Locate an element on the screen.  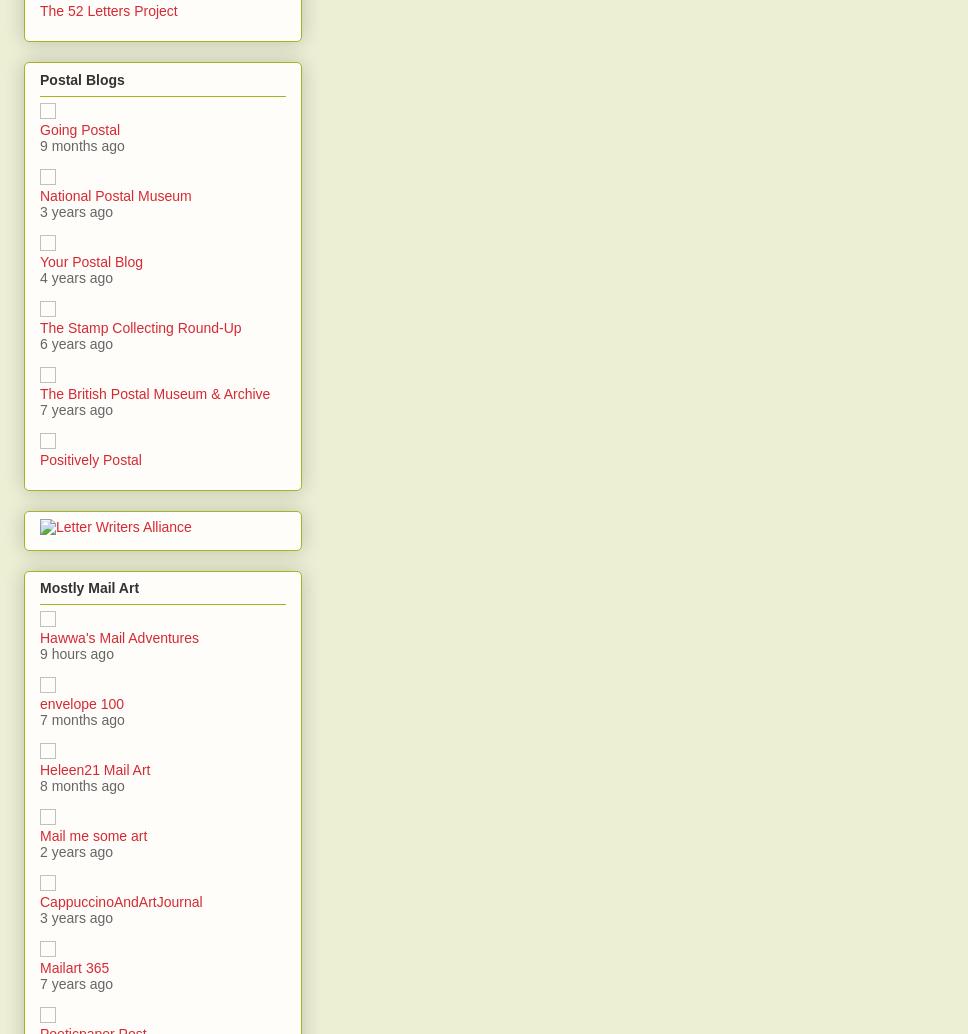
'Your Postal Blog' is located at coordinates (91, 259).